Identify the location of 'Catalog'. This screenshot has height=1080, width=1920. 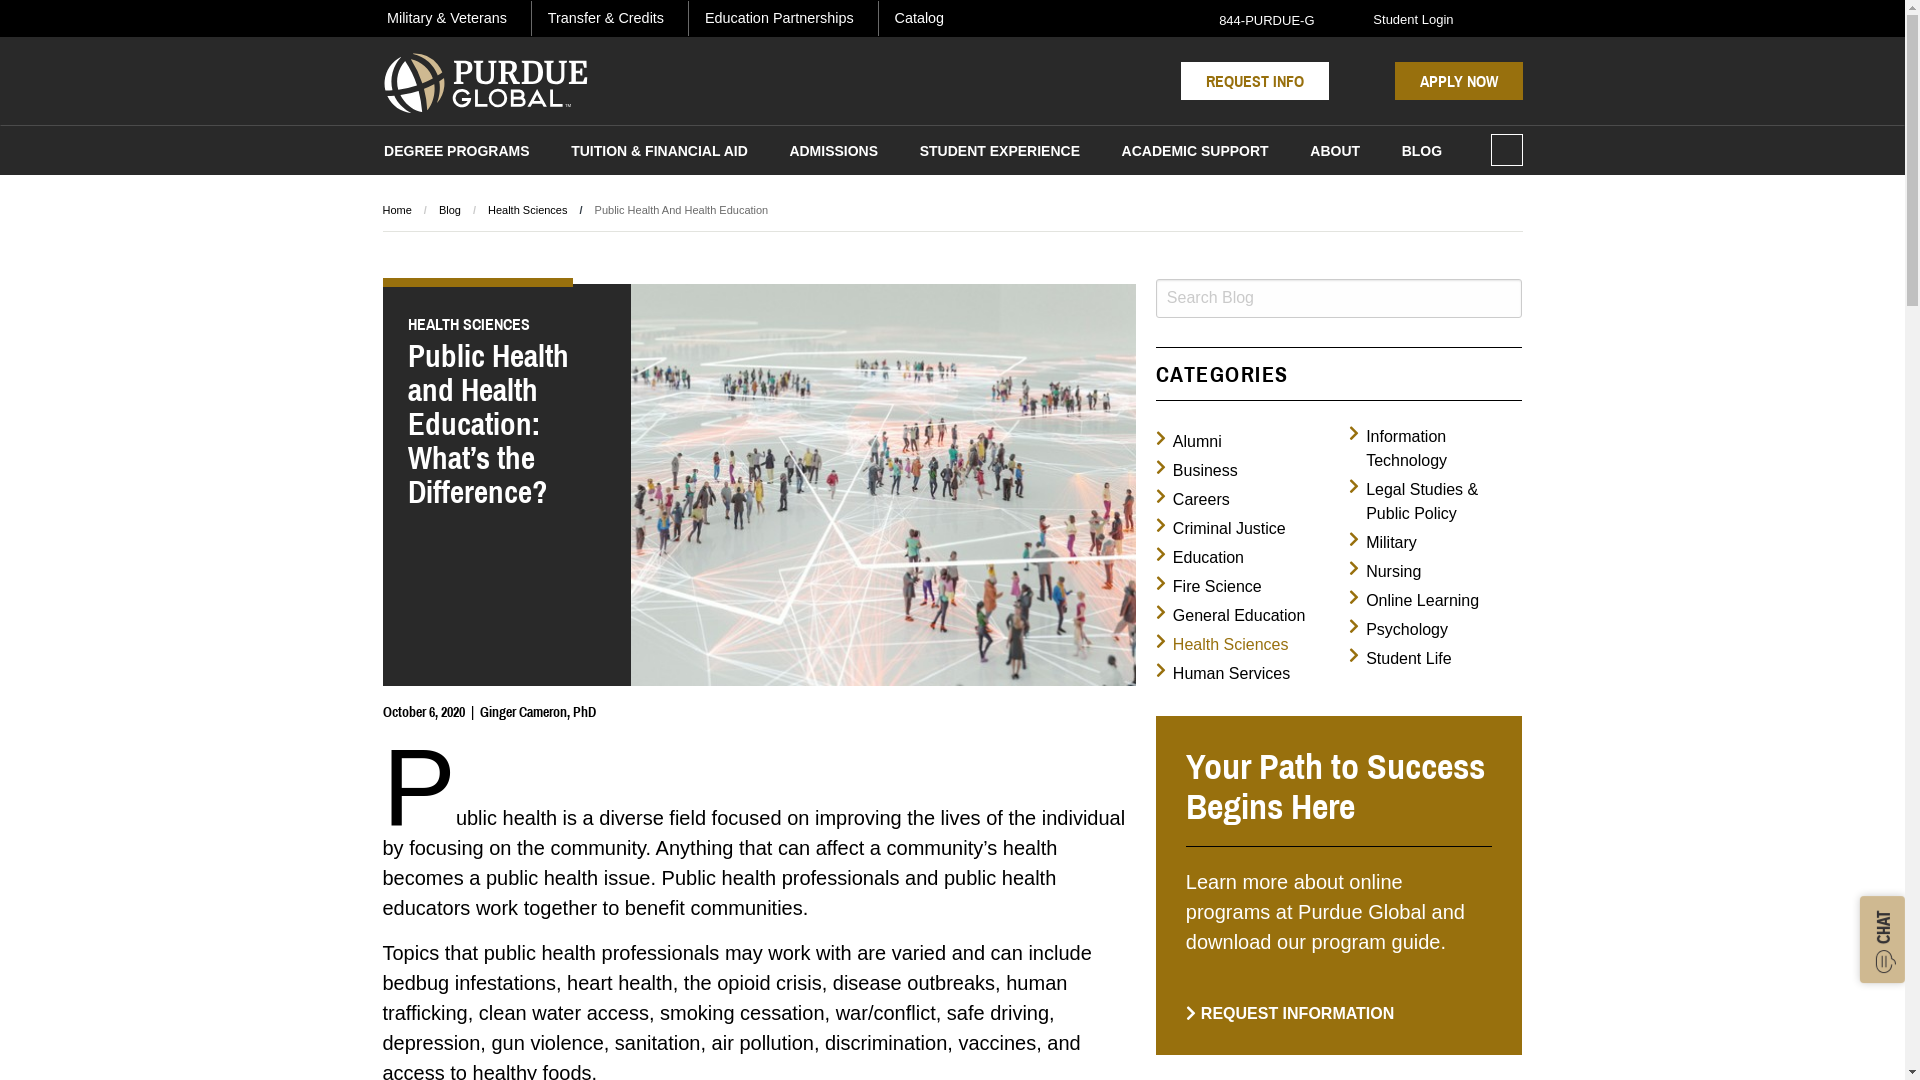
(918, 18).